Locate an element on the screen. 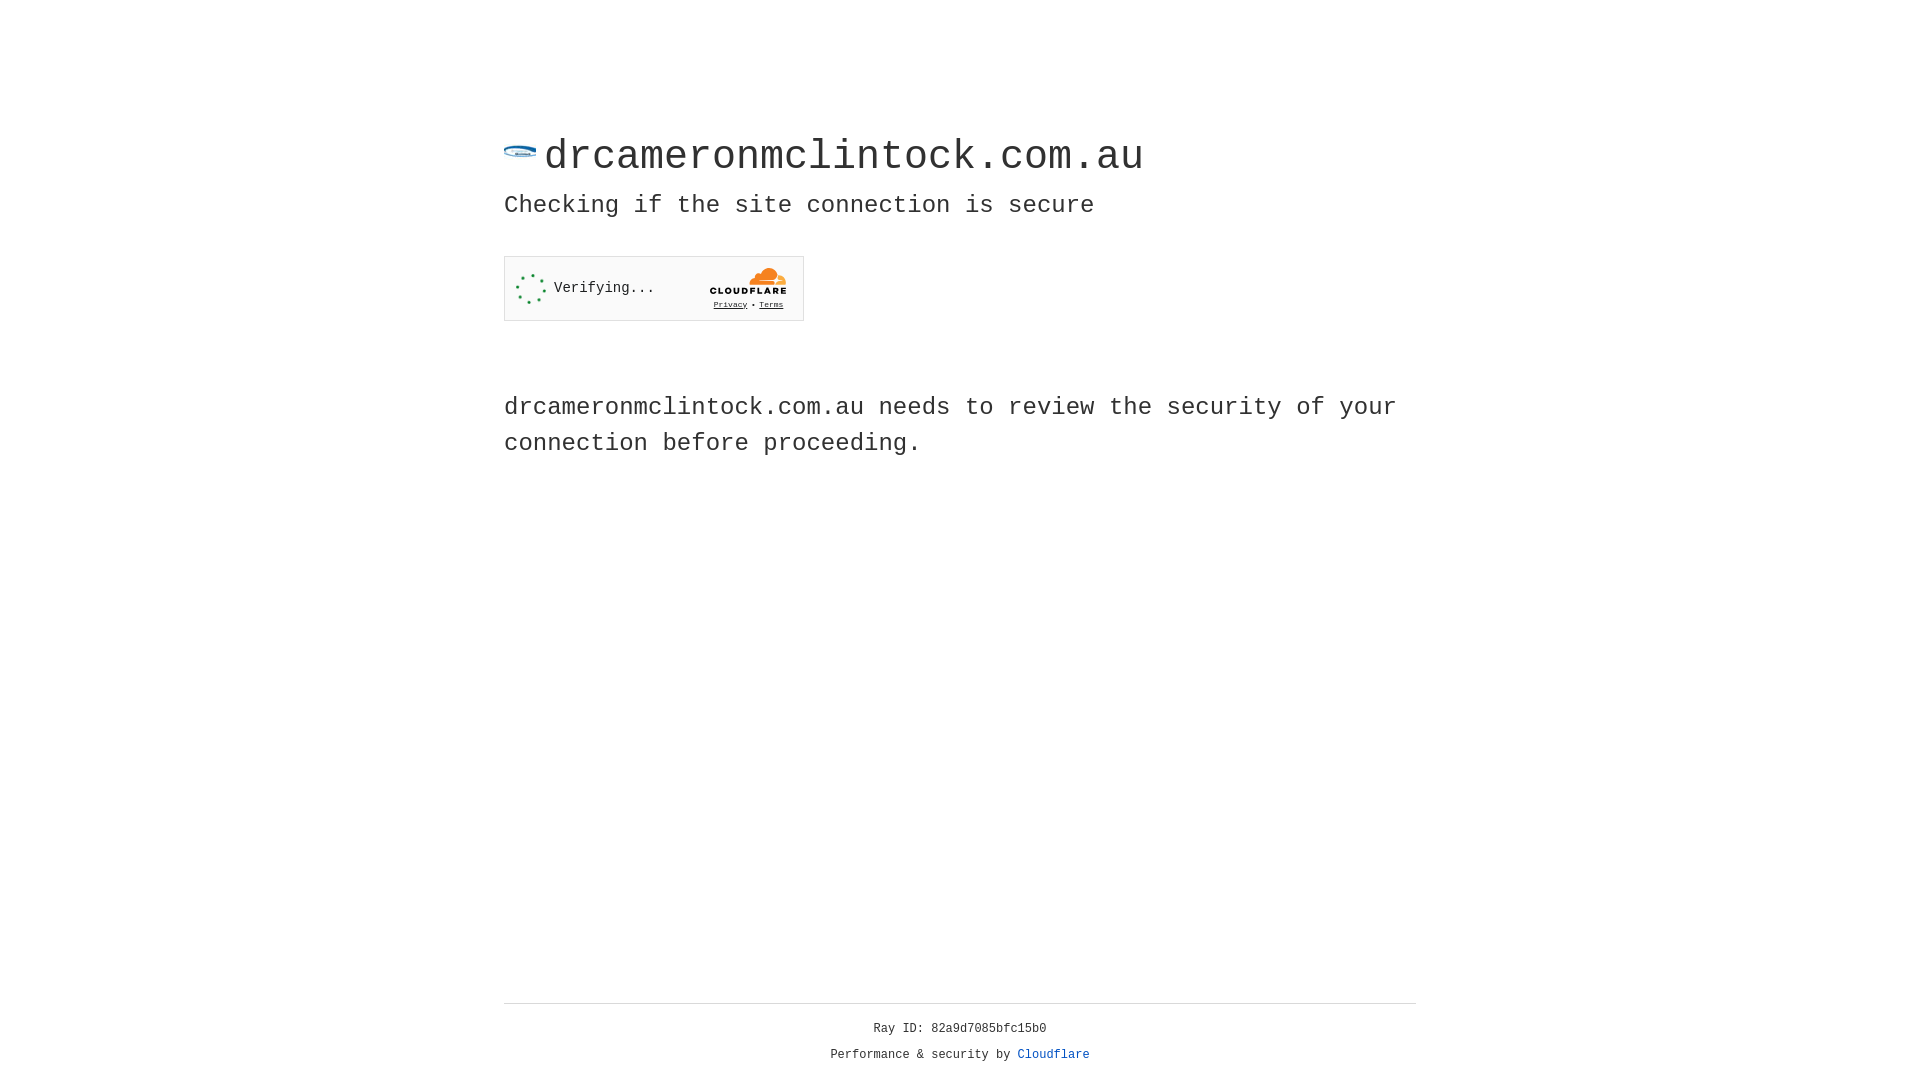  'Widget containing a Cloudflare security challenge' is located at coordinates (653, 288).